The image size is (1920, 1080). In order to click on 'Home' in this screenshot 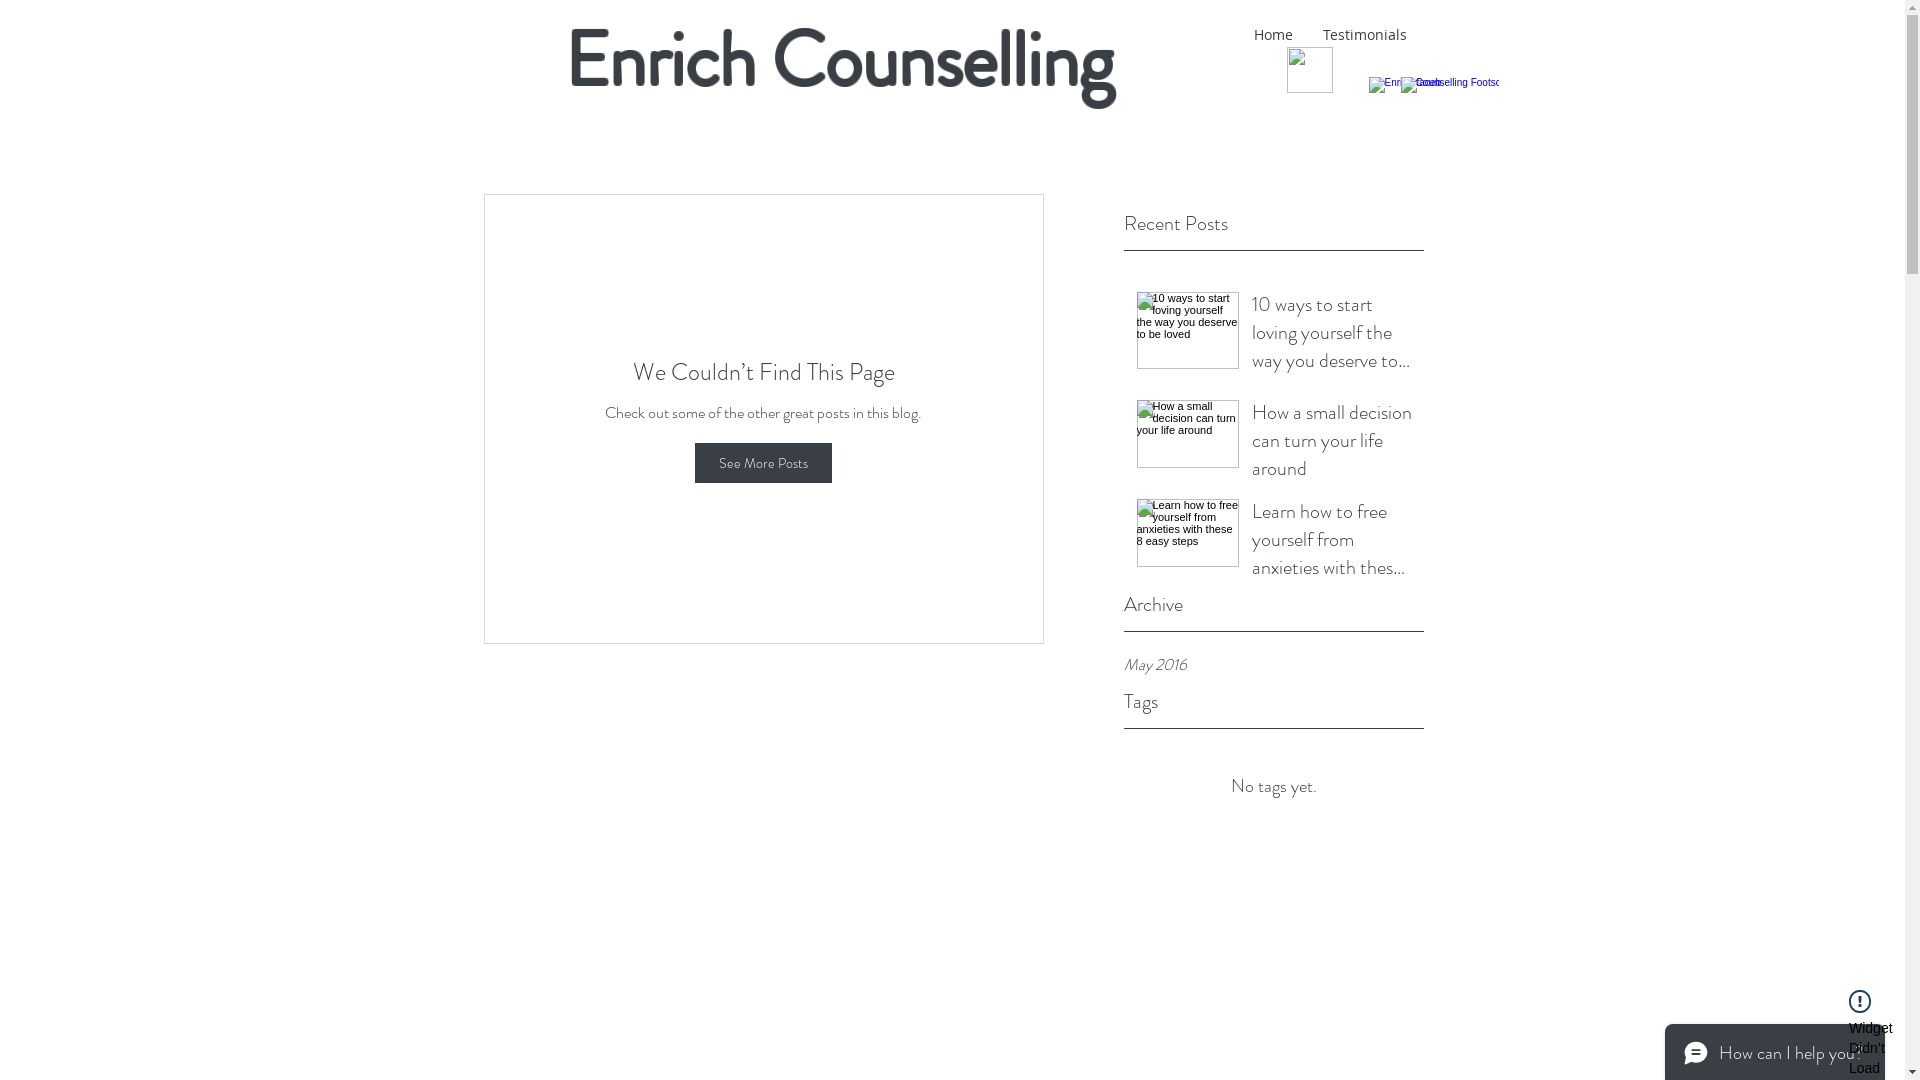, I will do `click(1271, 34)`.